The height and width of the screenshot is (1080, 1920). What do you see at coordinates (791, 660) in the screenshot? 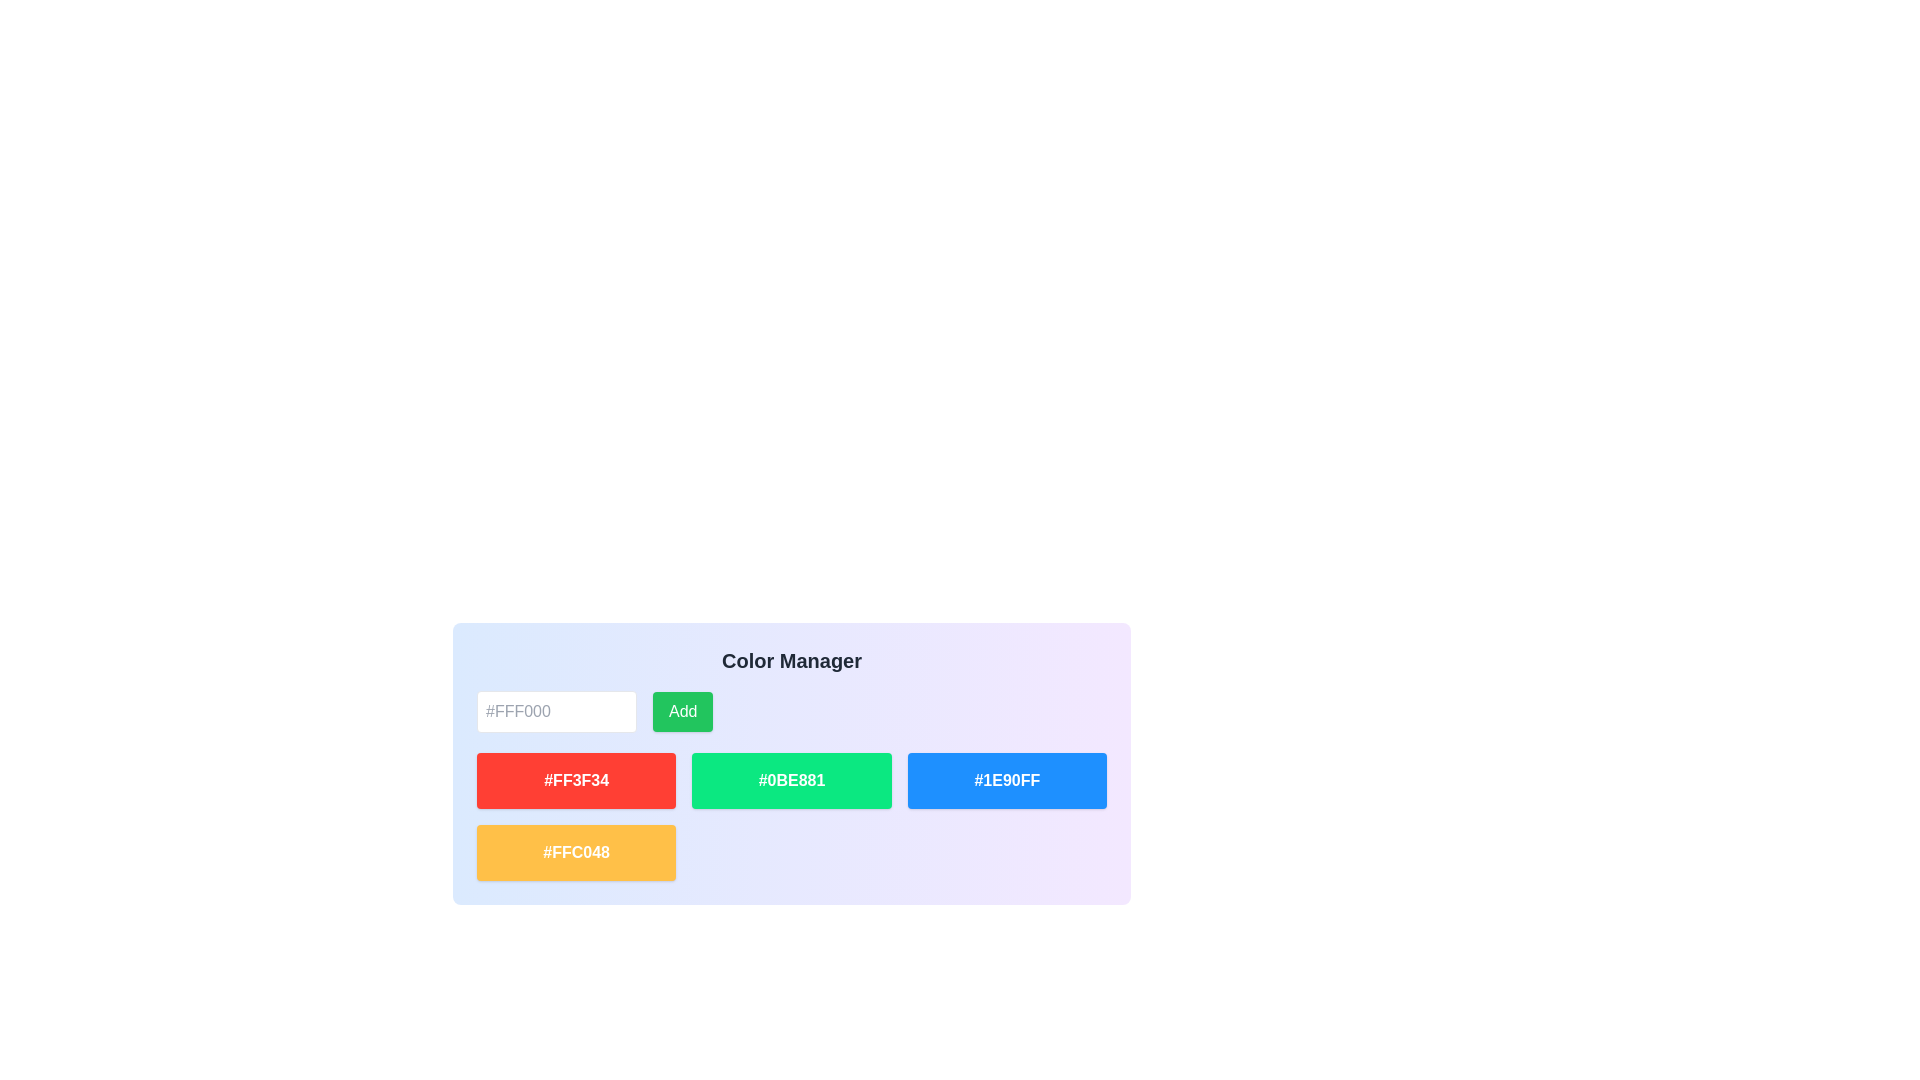
I see `the header text 'Color Manager' which is styled in bold, extra-large dark gray font and is located at the top-center of the interface` at bounding box center [791, 660].